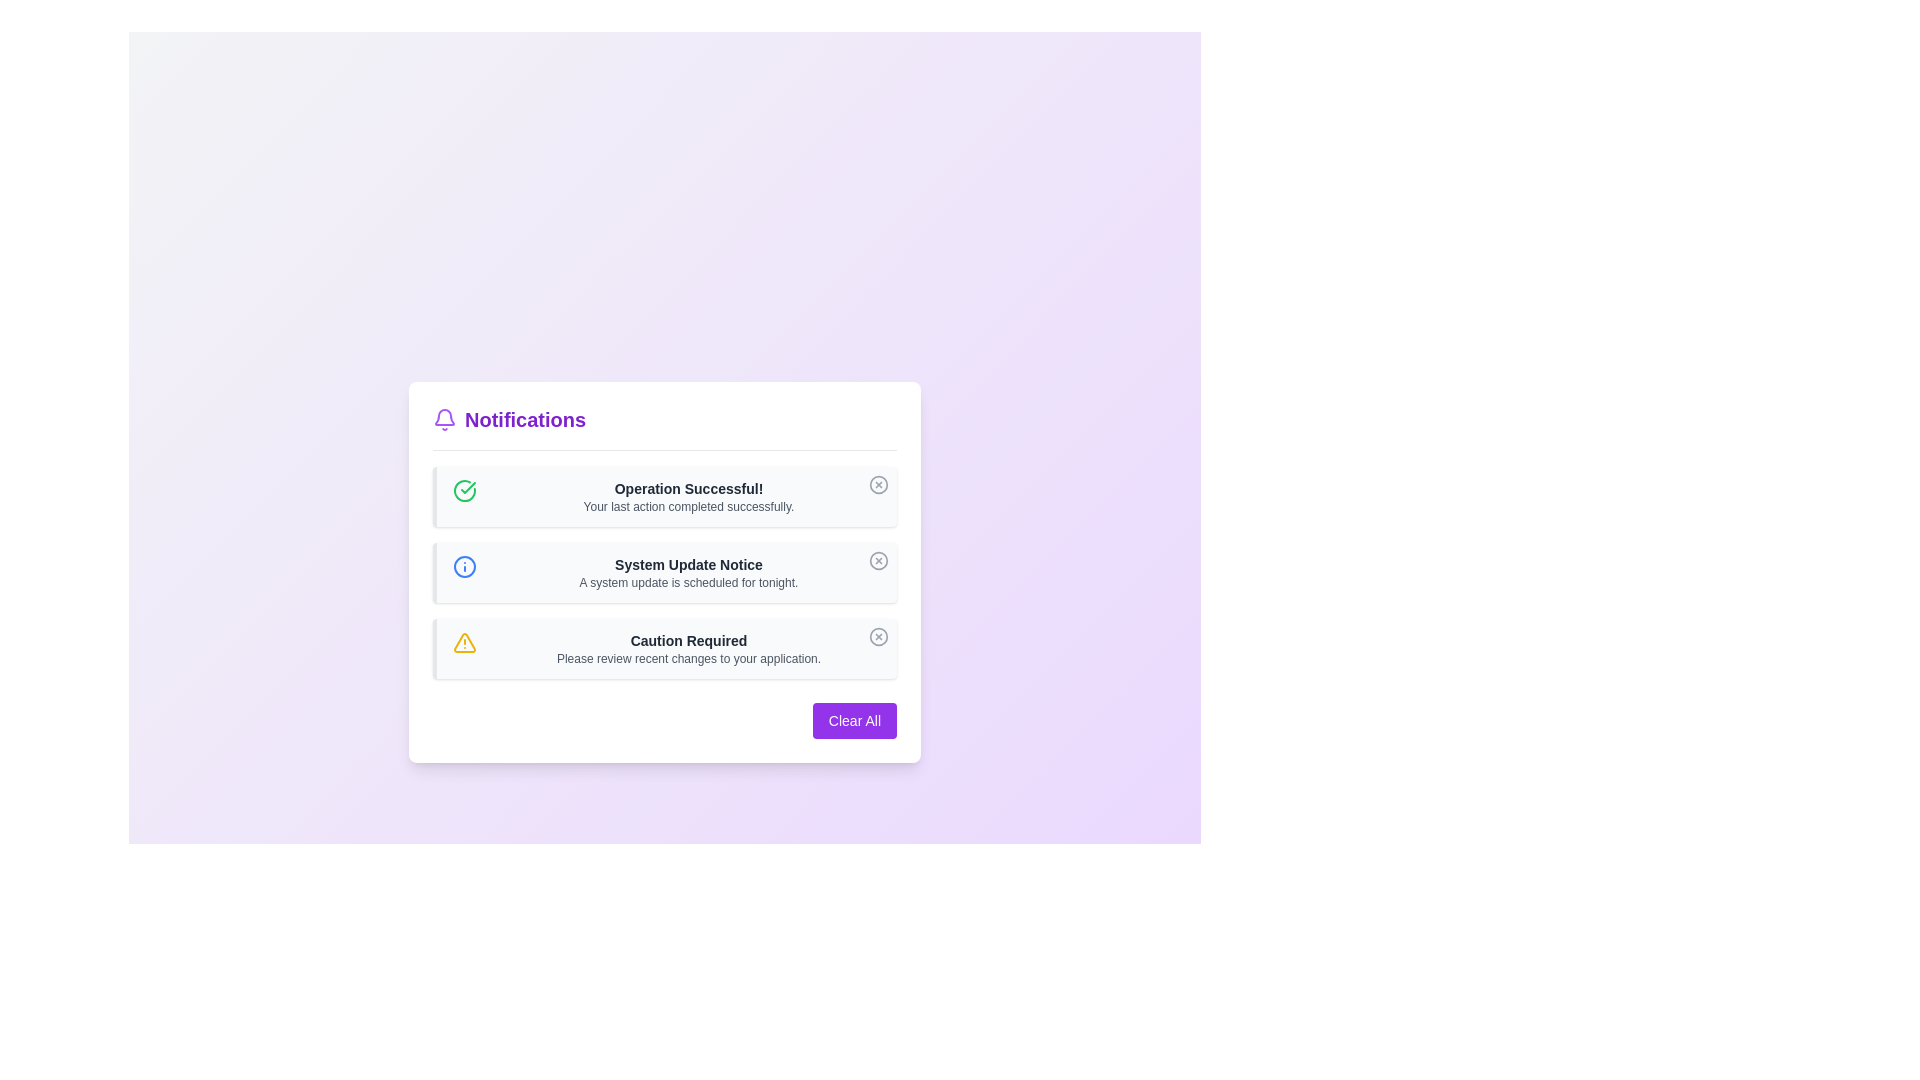 The image size is (1920, 1080). I want to click on the Header text element that serves as a title for the notifications section, located to the right of the bell icon at the top-left corner of the main content card, so click(525, 418).